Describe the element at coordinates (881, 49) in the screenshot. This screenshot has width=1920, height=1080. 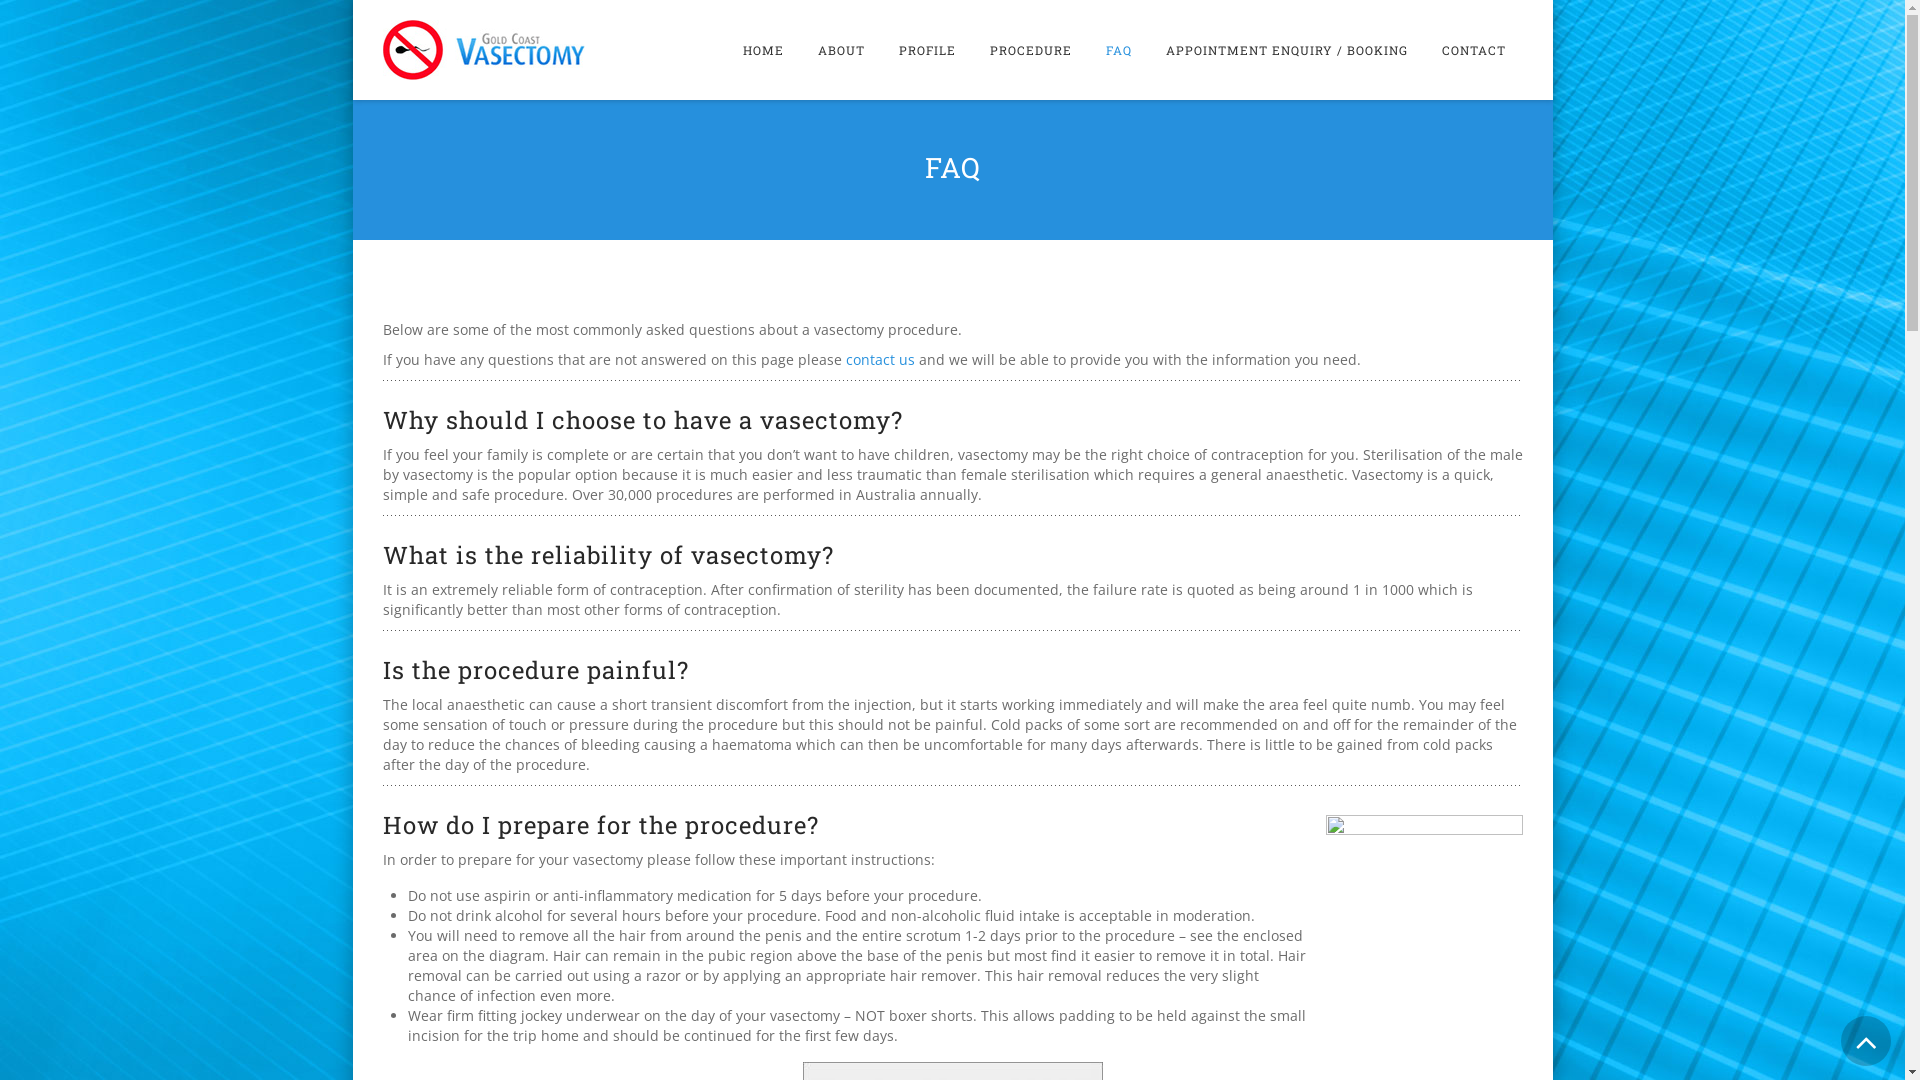
I see `'PROFILE'` at that location.